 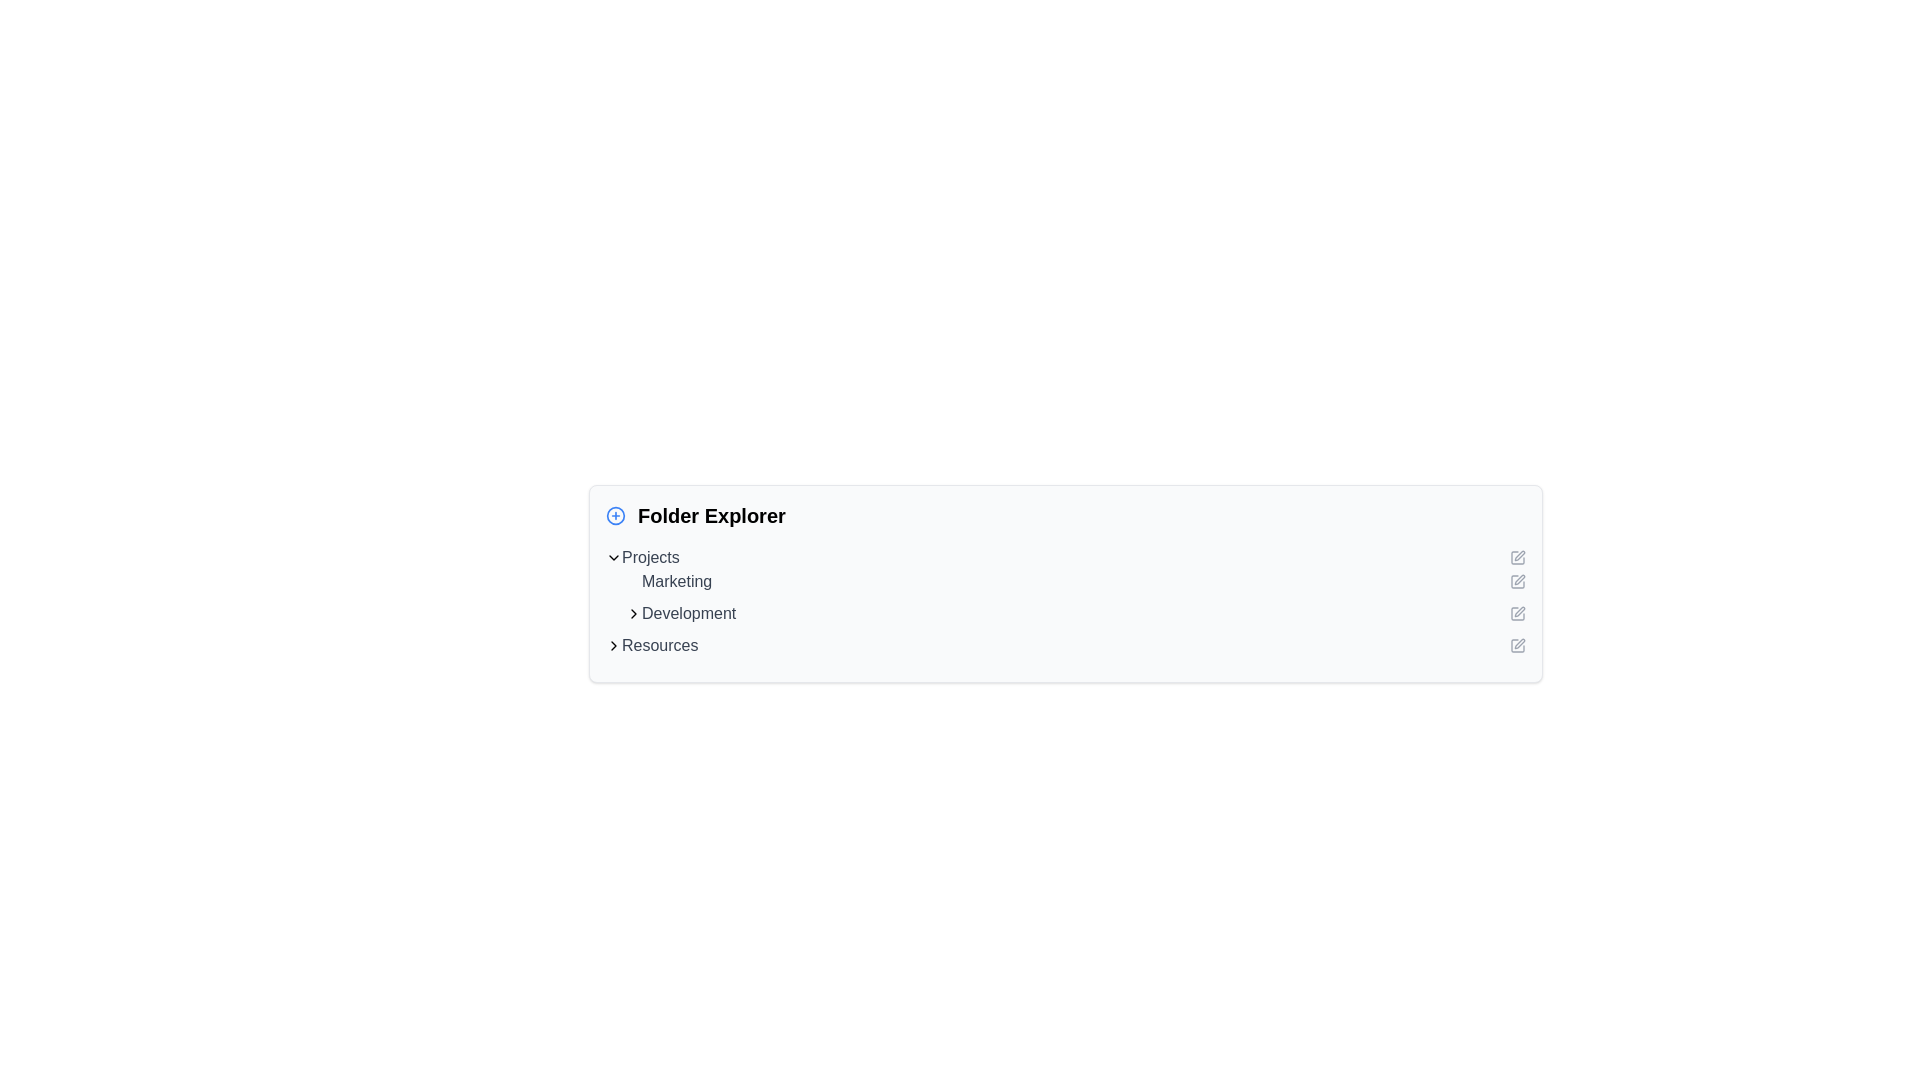 I want to click on the 'Resources' navigation item located at the bottom of the list in the folder explorer interface, so click(x=1064, y=645).